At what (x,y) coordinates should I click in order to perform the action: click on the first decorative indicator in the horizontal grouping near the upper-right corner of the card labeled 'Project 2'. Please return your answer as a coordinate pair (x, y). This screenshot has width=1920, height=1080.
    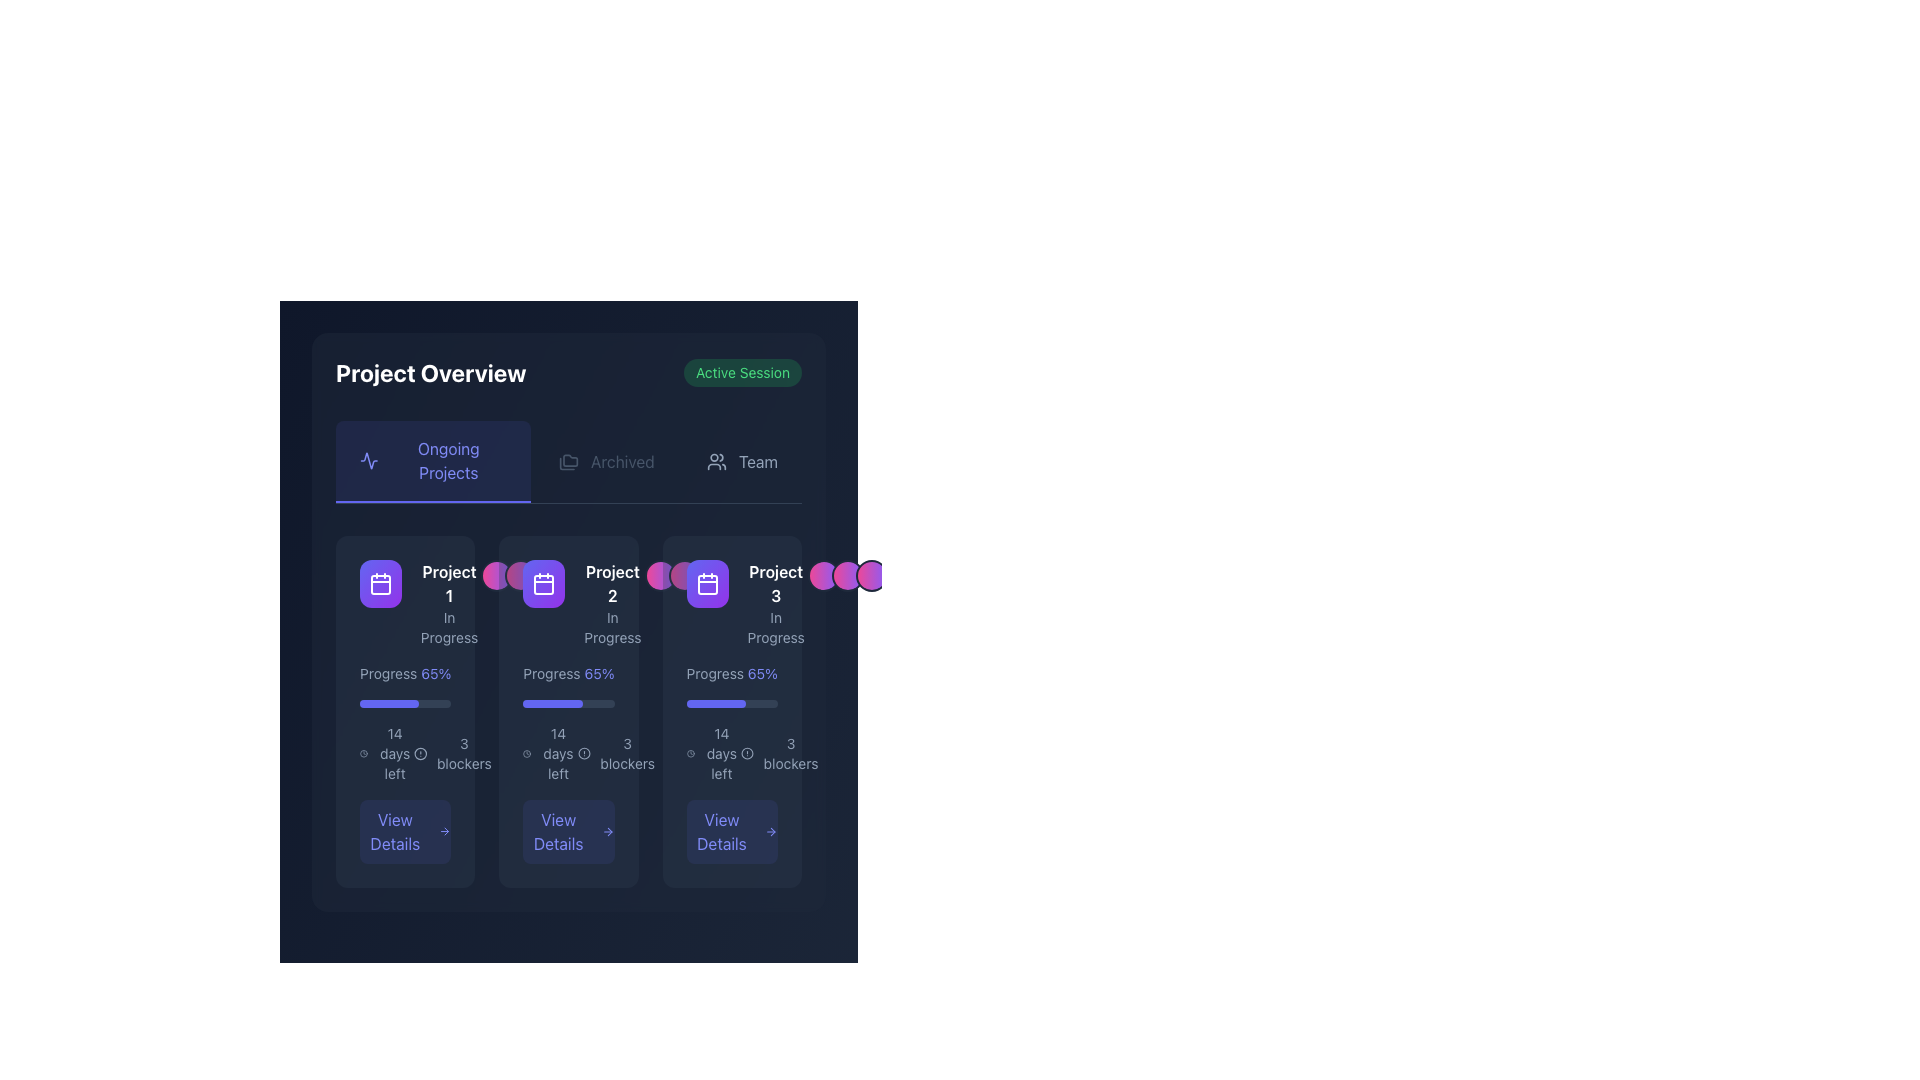
    Looking at the image, I should click on (660, 575).